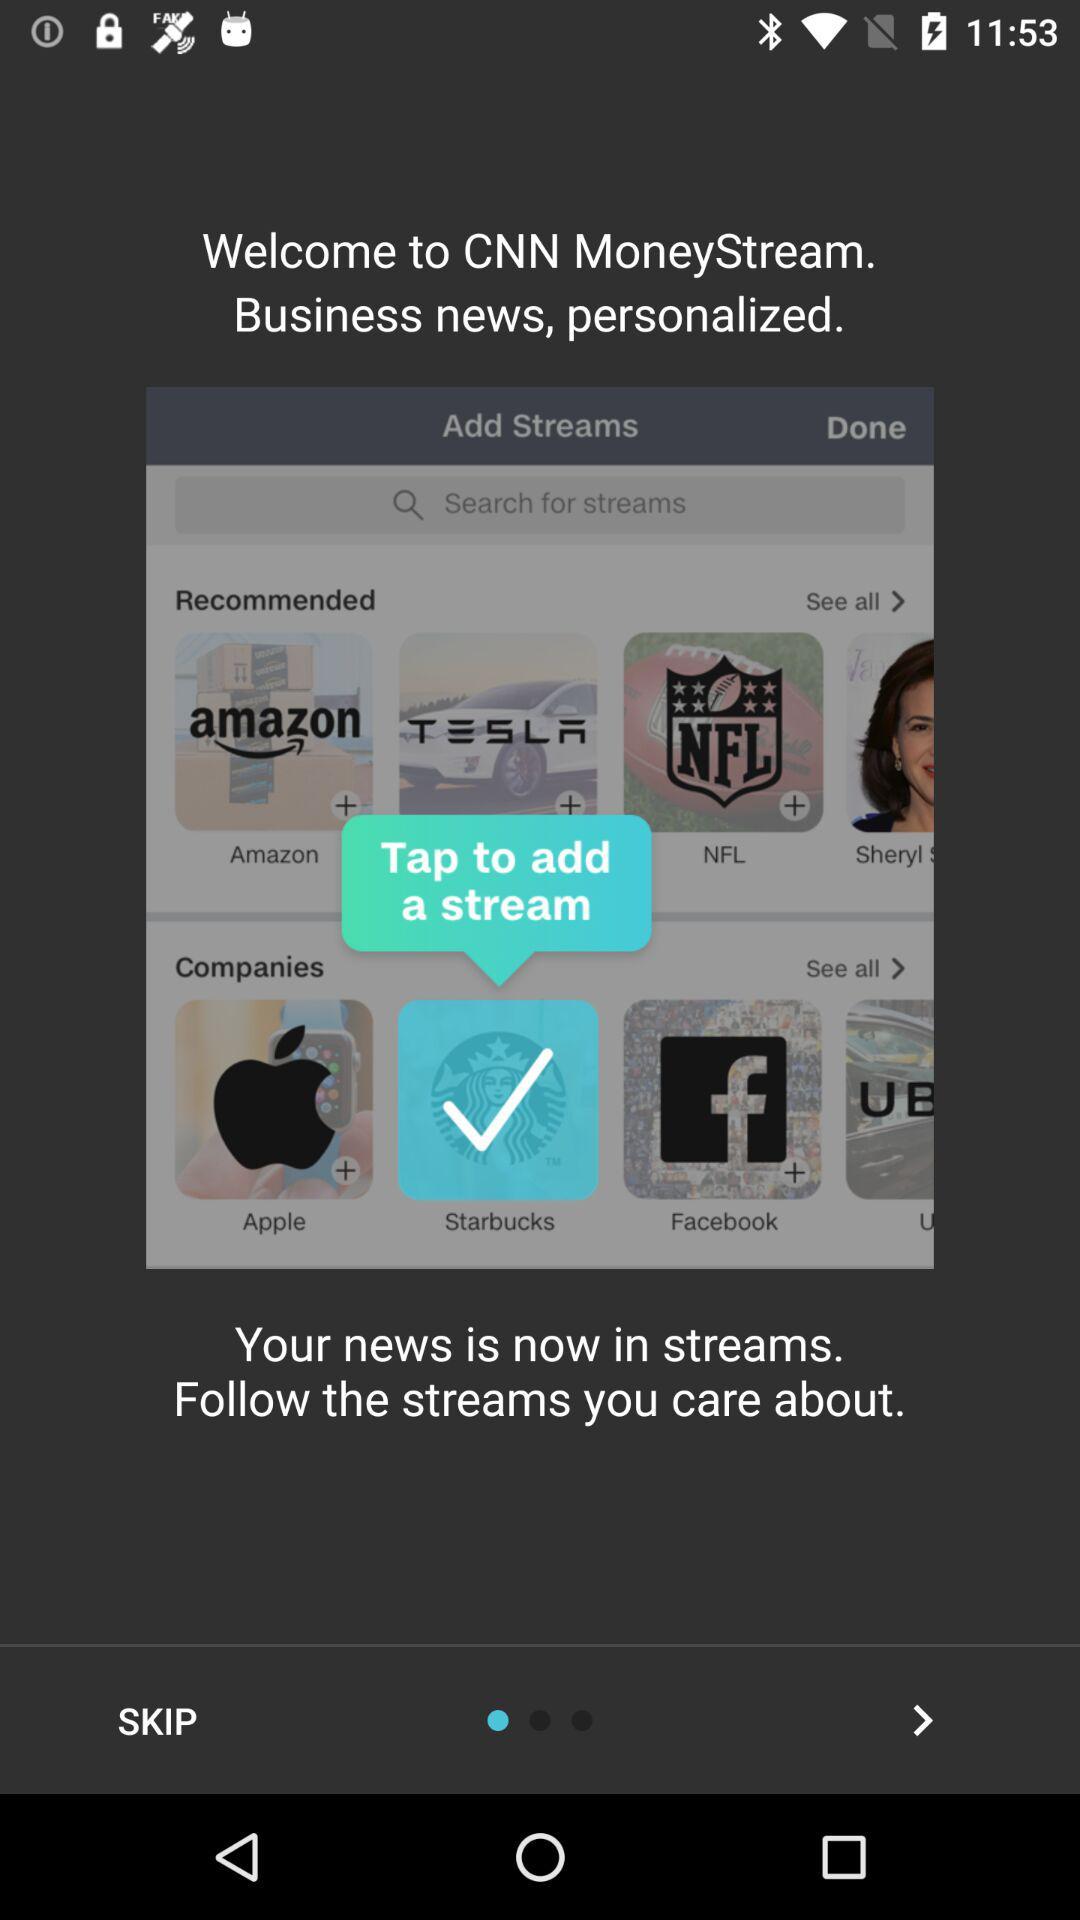  Describe the element at coordinates (582, 1719) in the screenshot. I see `switches to paused item` at that location.